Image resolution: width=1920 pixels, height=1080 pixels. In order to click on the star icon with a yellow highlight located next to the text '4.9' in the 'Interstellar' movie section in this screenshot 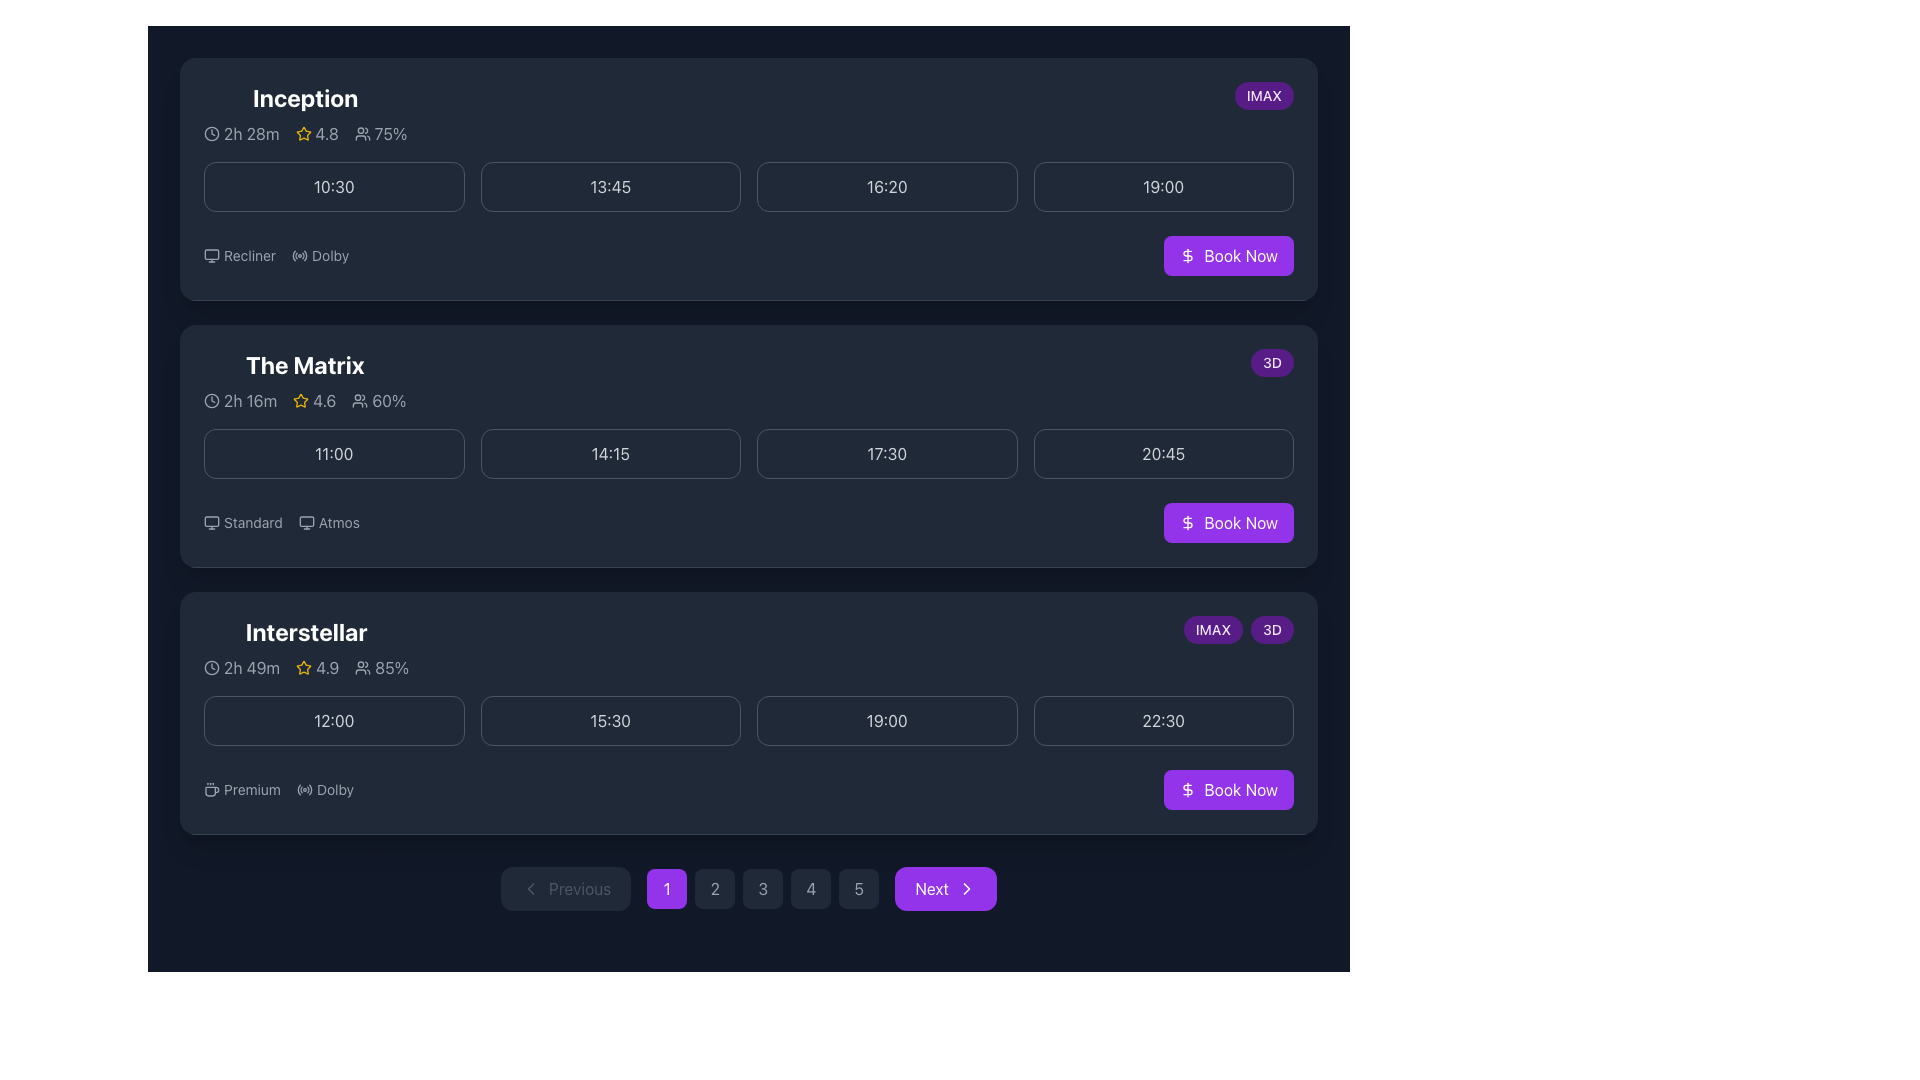, I will do `click(305, 667)`.